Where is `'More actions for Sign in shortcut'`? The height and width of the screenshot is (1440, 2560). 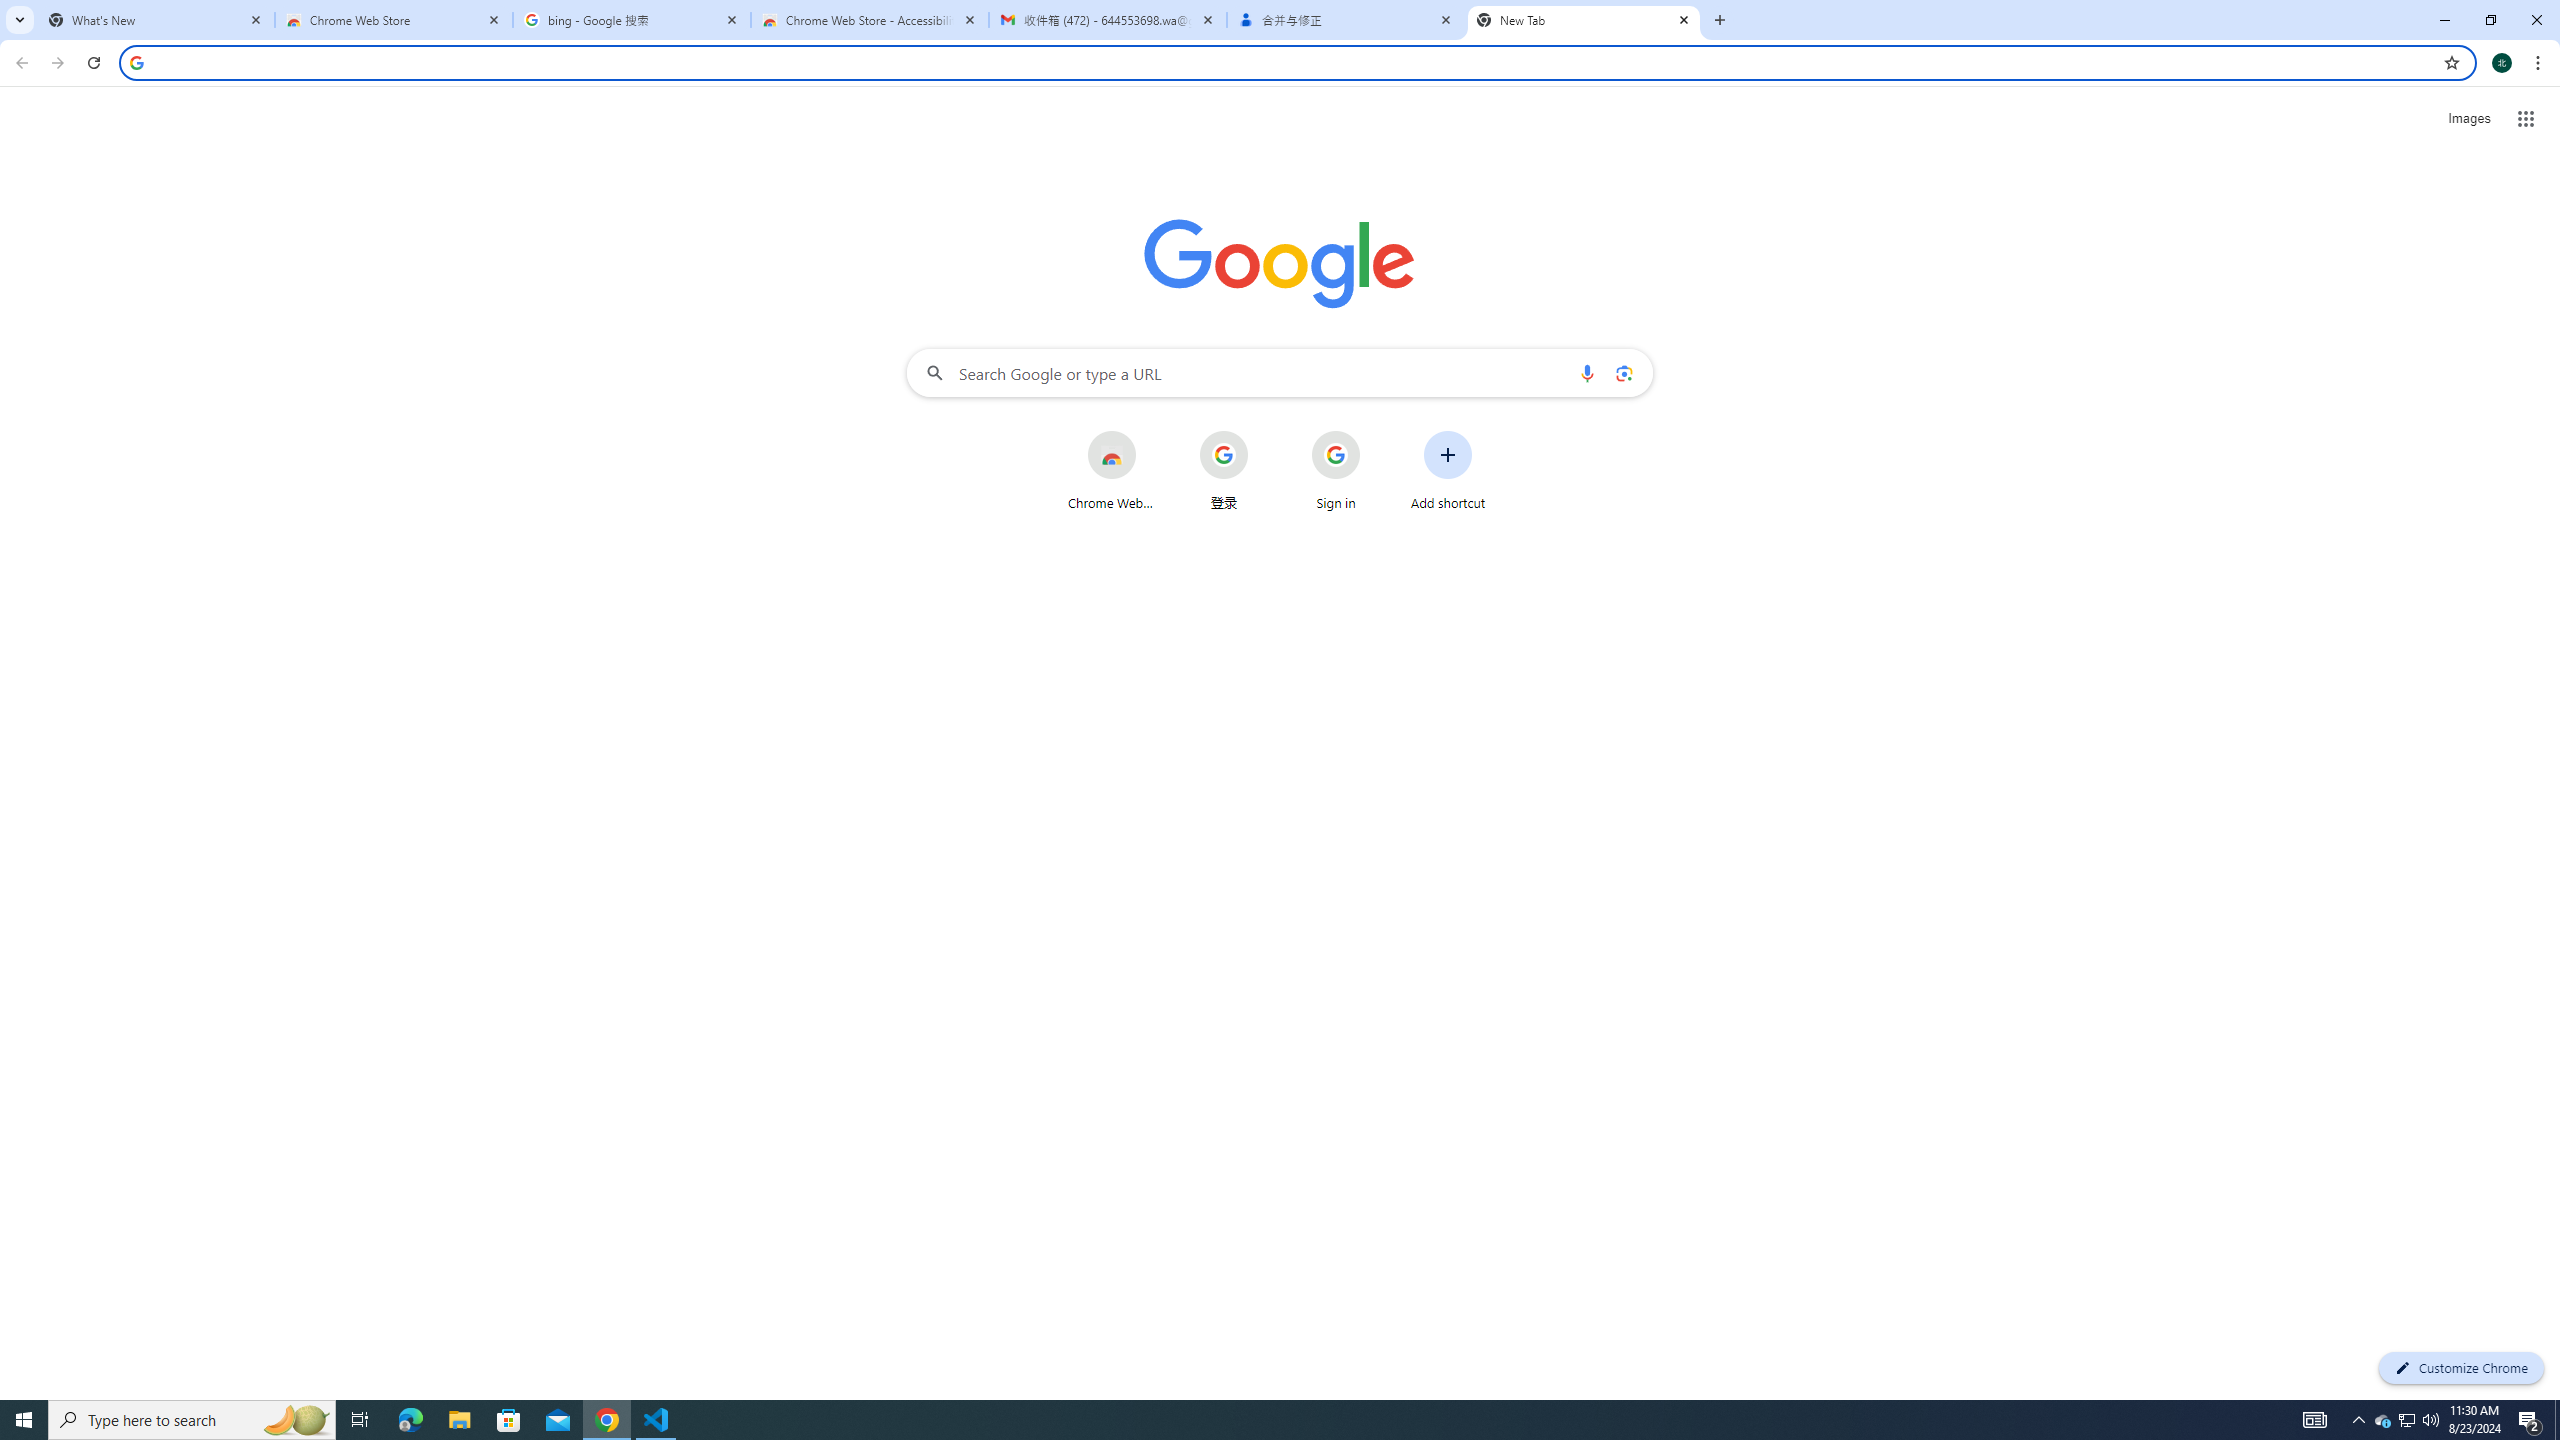 'More actions for Sign in shortcut' is located at coordinates (1375, 432).